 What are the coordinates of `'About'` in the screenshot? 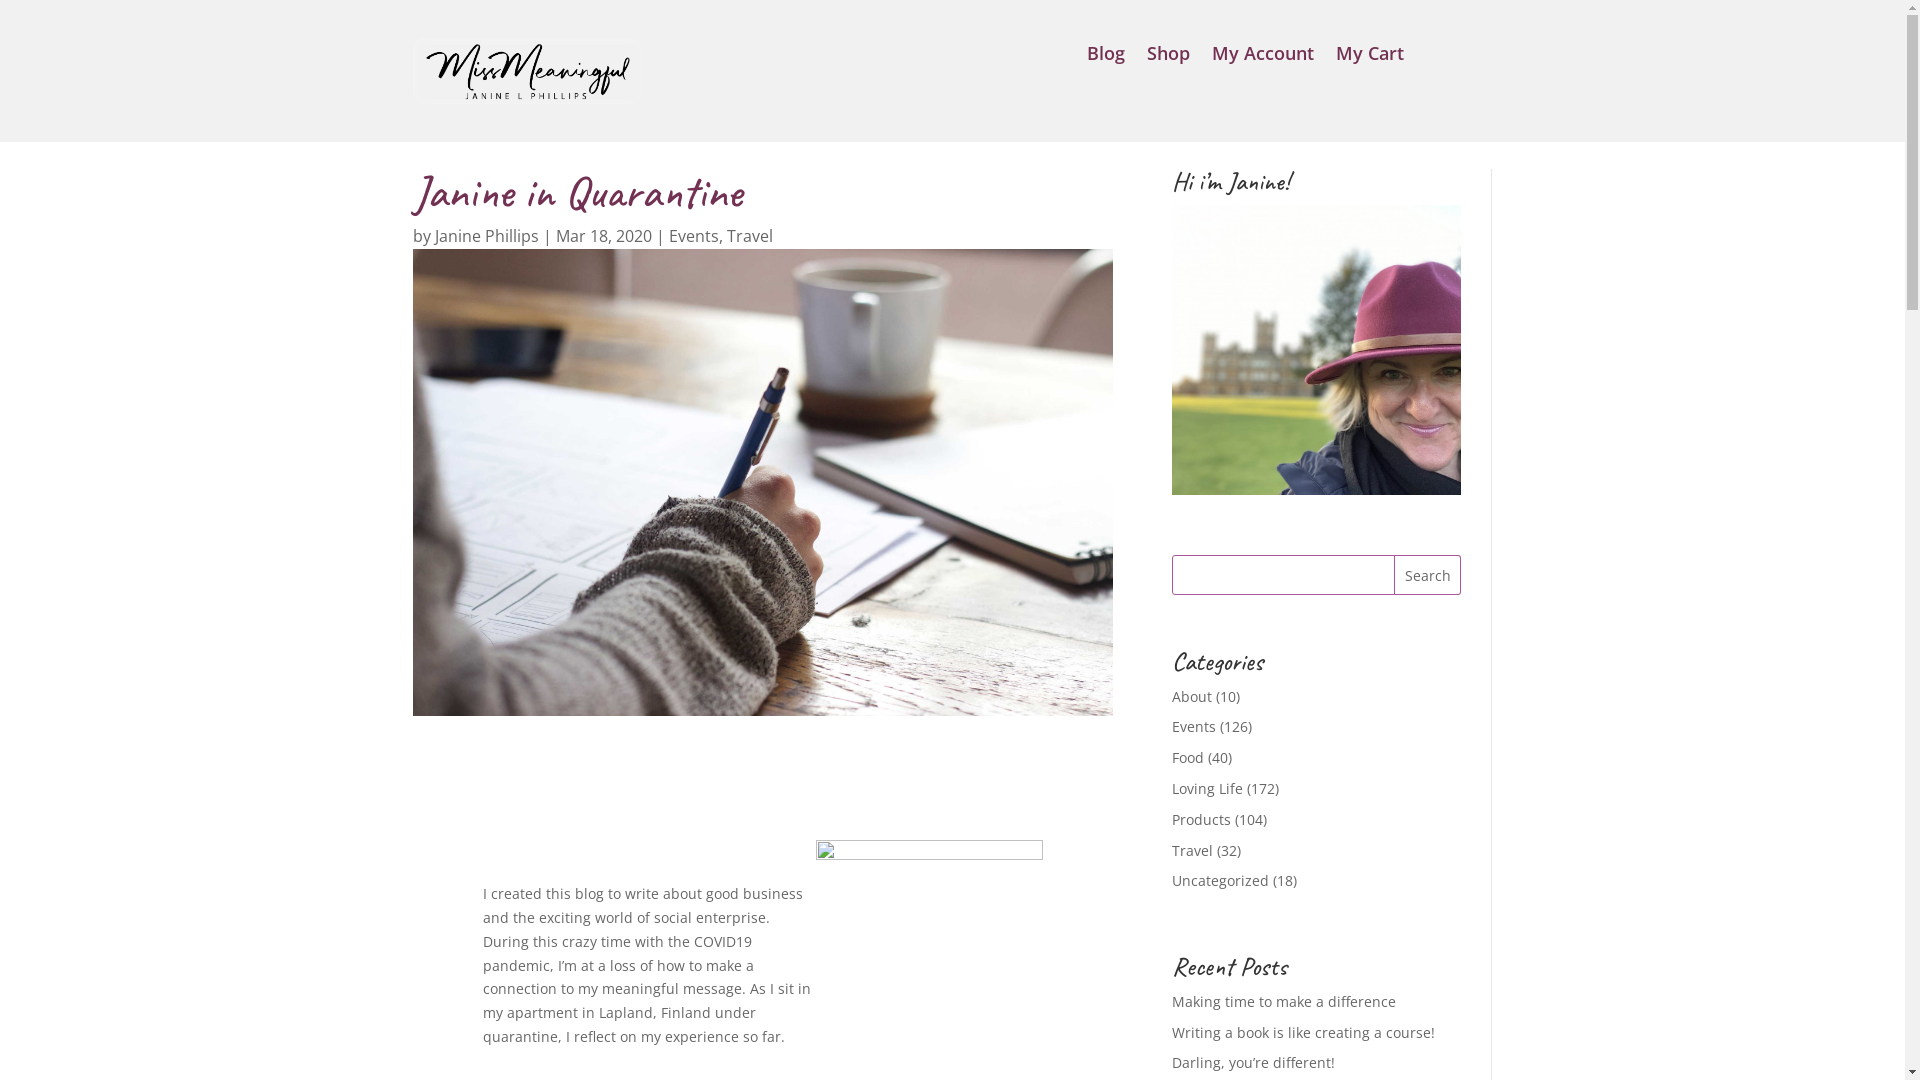 It's located at (1191, 695).